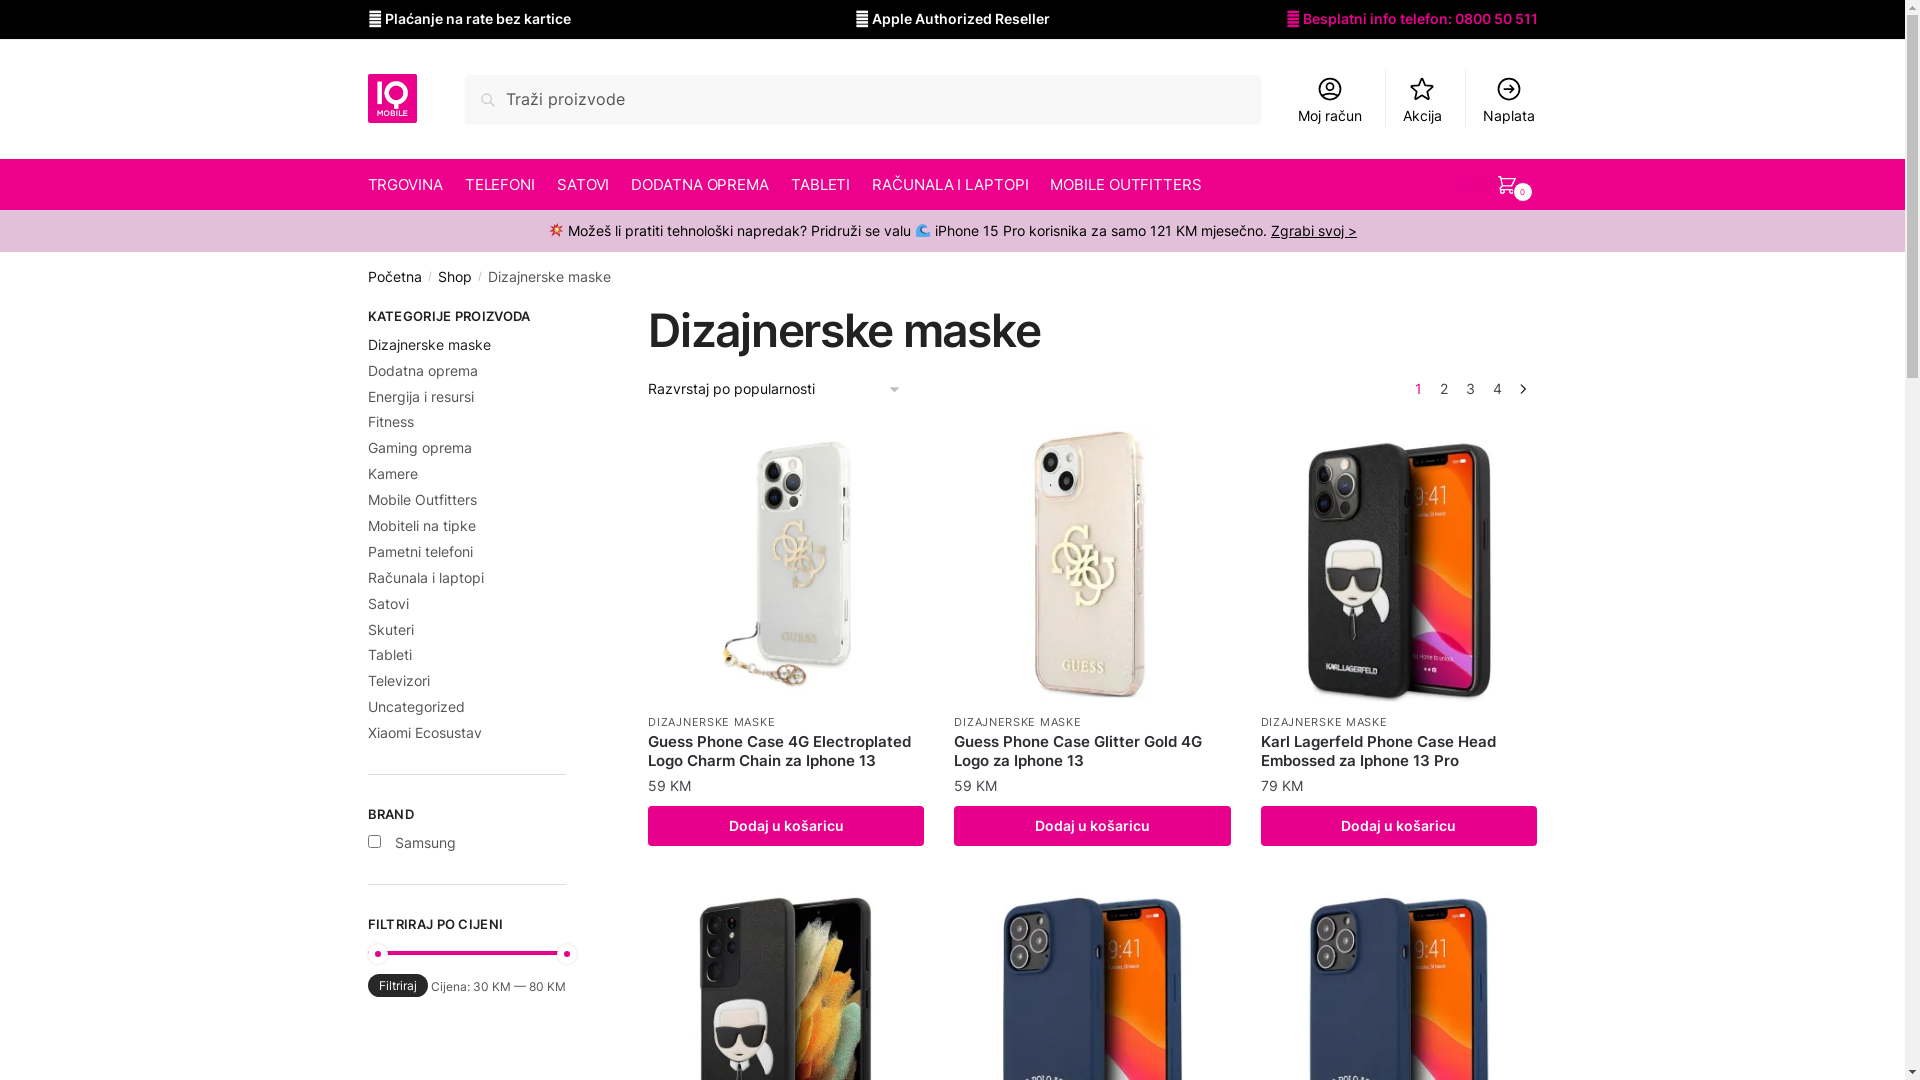  Describe the element at coordinates (424, 732) in the screenshot. I see `'Xiaomi Ecosustav'` at that location.